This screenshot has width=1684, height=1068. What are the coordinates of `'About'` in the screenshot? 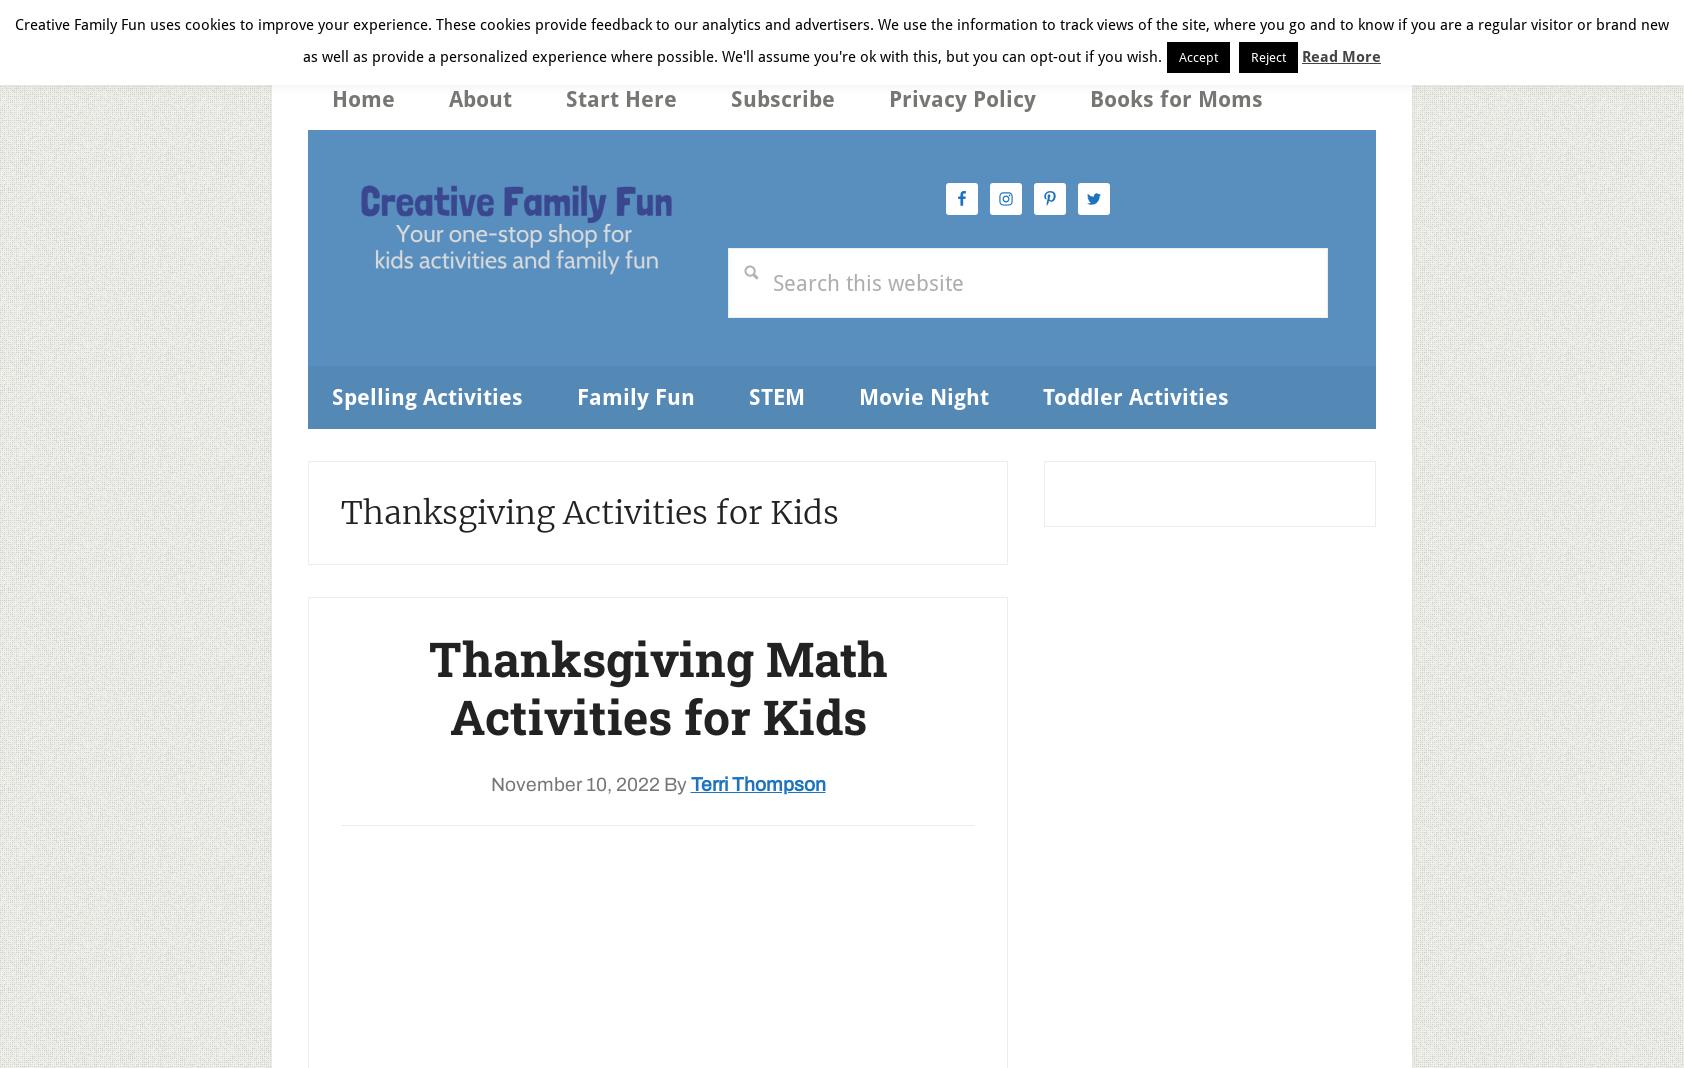 It's located at (447, 98).